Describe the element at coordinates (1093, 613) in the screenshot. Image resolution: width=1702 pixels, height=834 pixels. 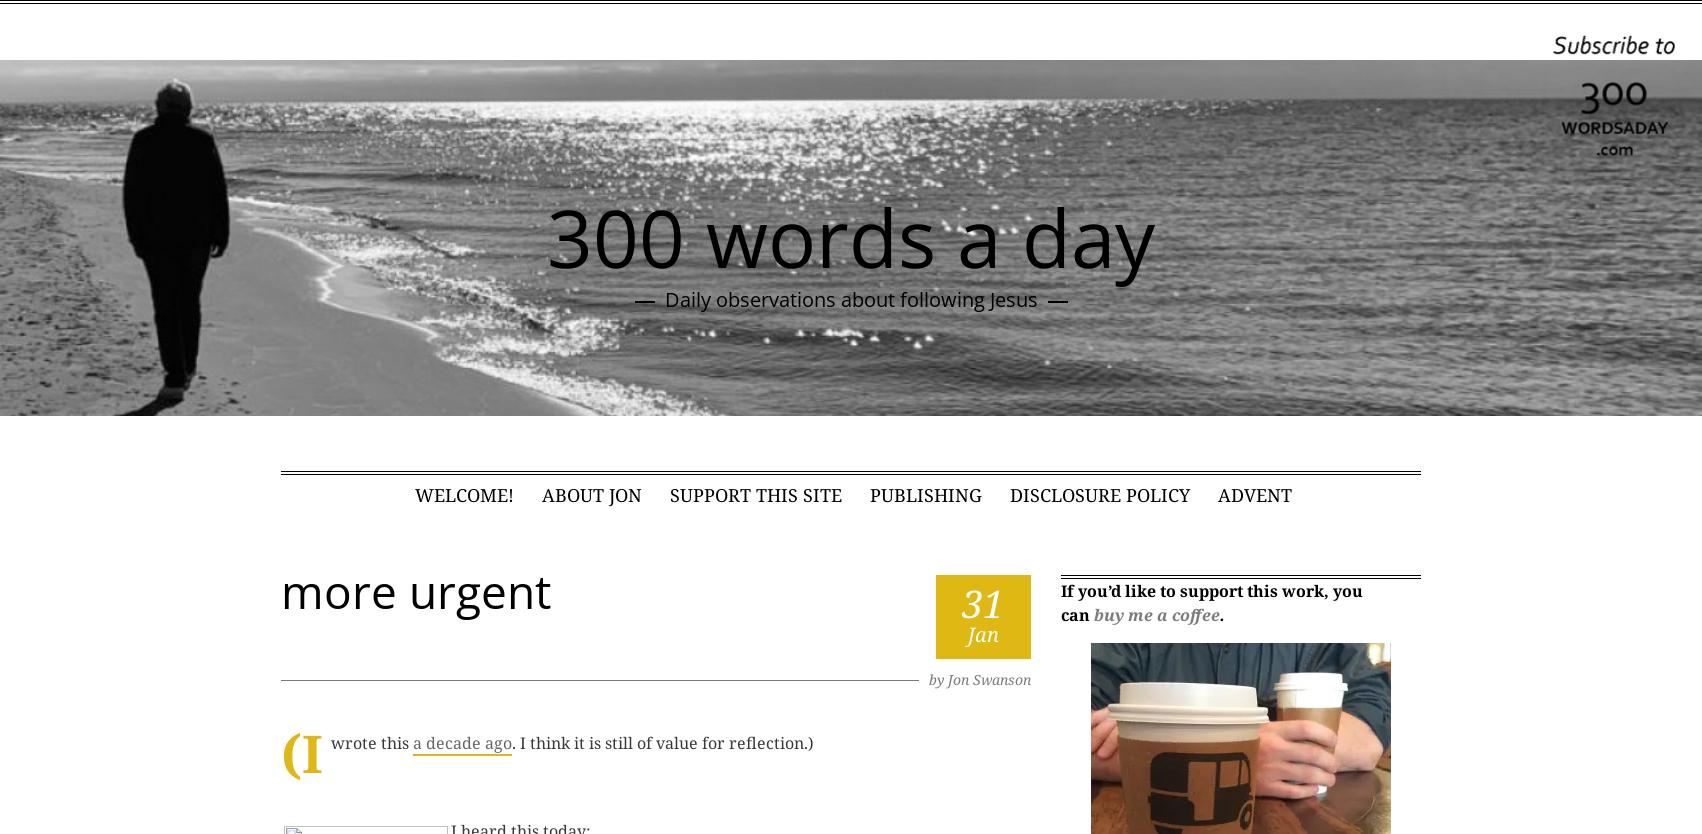
I see `'buy me a coffee'` at that location.